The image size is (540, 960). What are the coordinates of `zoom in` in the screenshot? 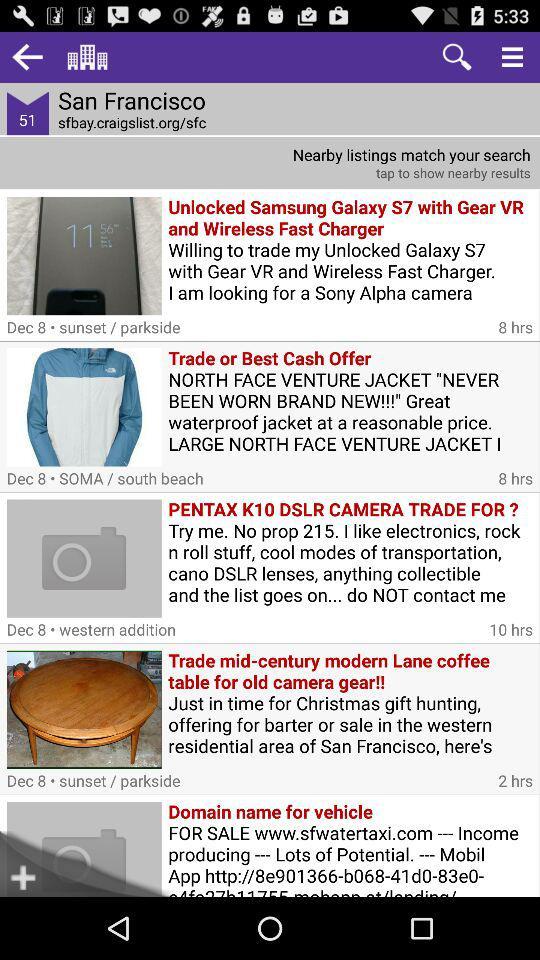 It's located at (457, 56).